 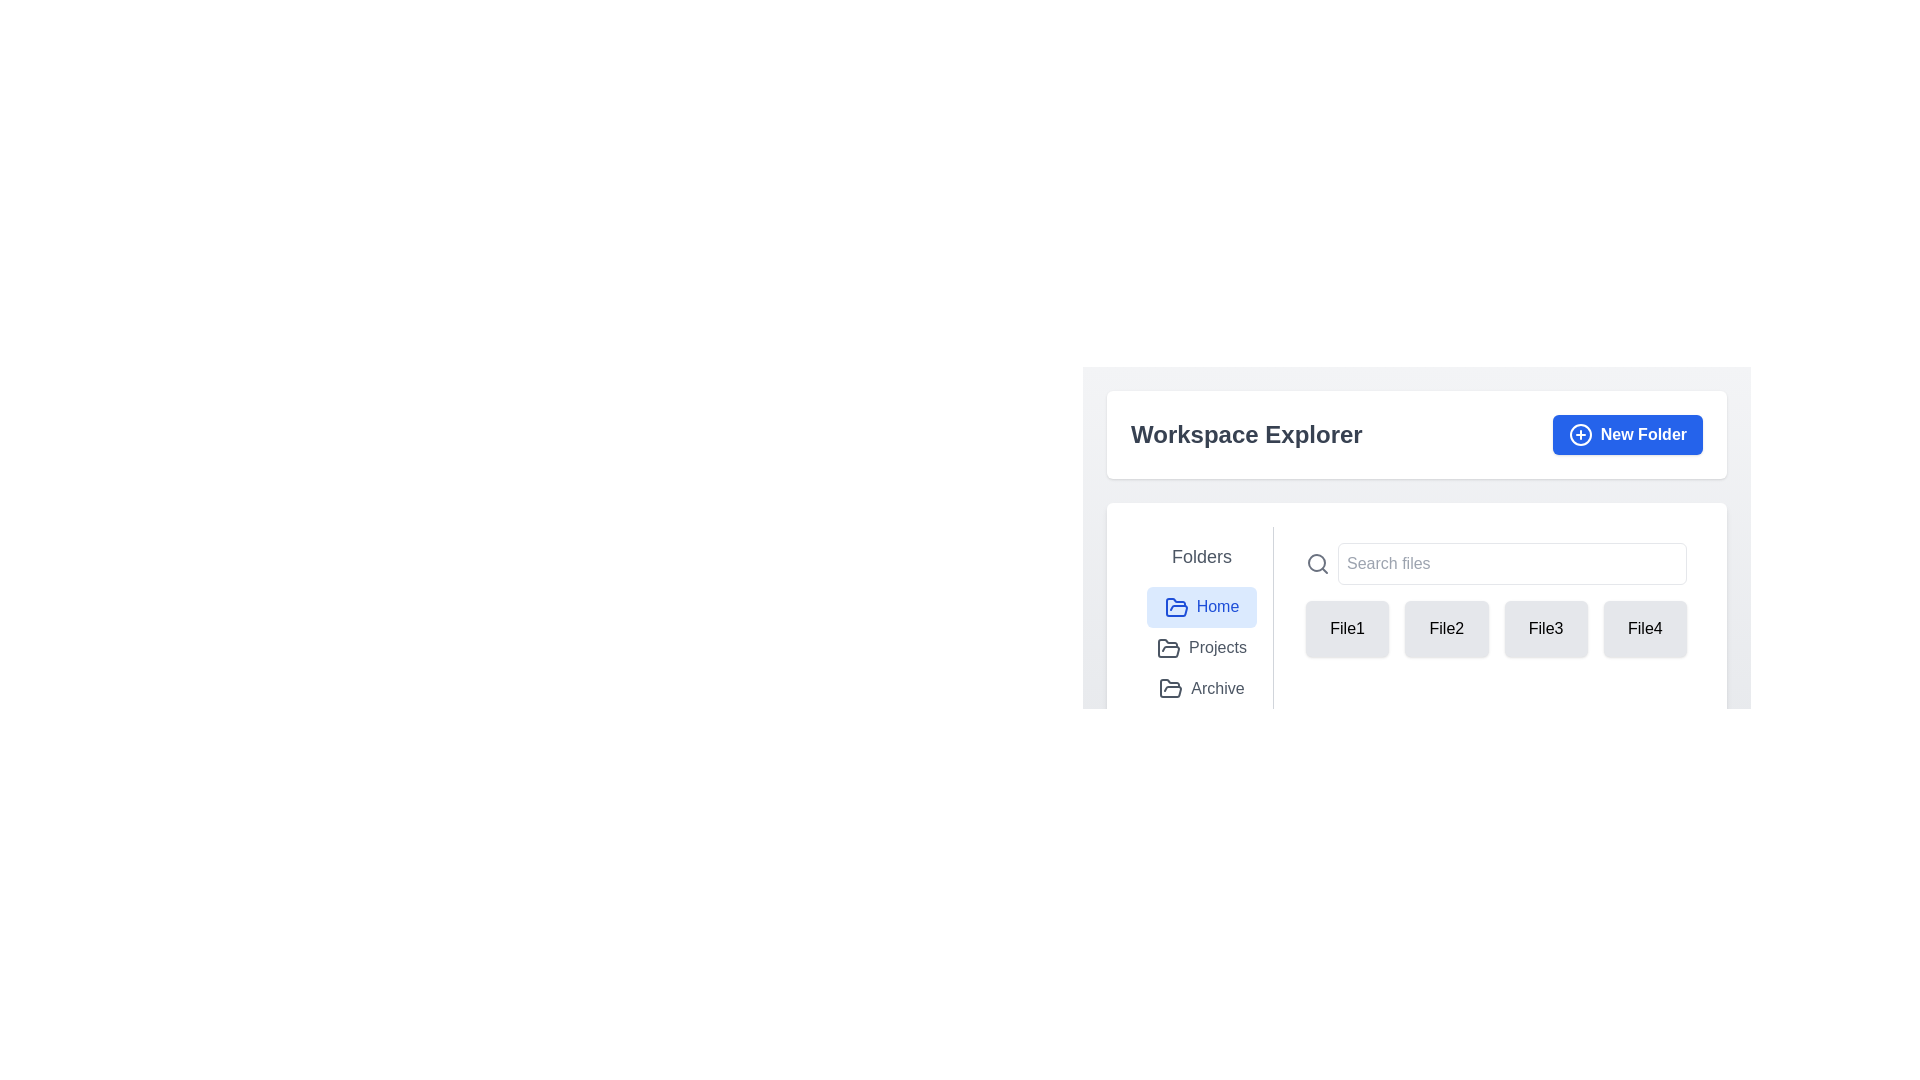 What do you see at coordinates (1169, 648) in the screenshot?
I see `the 'Projects' folder icon located in the sidebar, which is positioned next to the 'Projects' text label and between the 'Home' and 'Archive' icons` at bounding box center [1169, 648].